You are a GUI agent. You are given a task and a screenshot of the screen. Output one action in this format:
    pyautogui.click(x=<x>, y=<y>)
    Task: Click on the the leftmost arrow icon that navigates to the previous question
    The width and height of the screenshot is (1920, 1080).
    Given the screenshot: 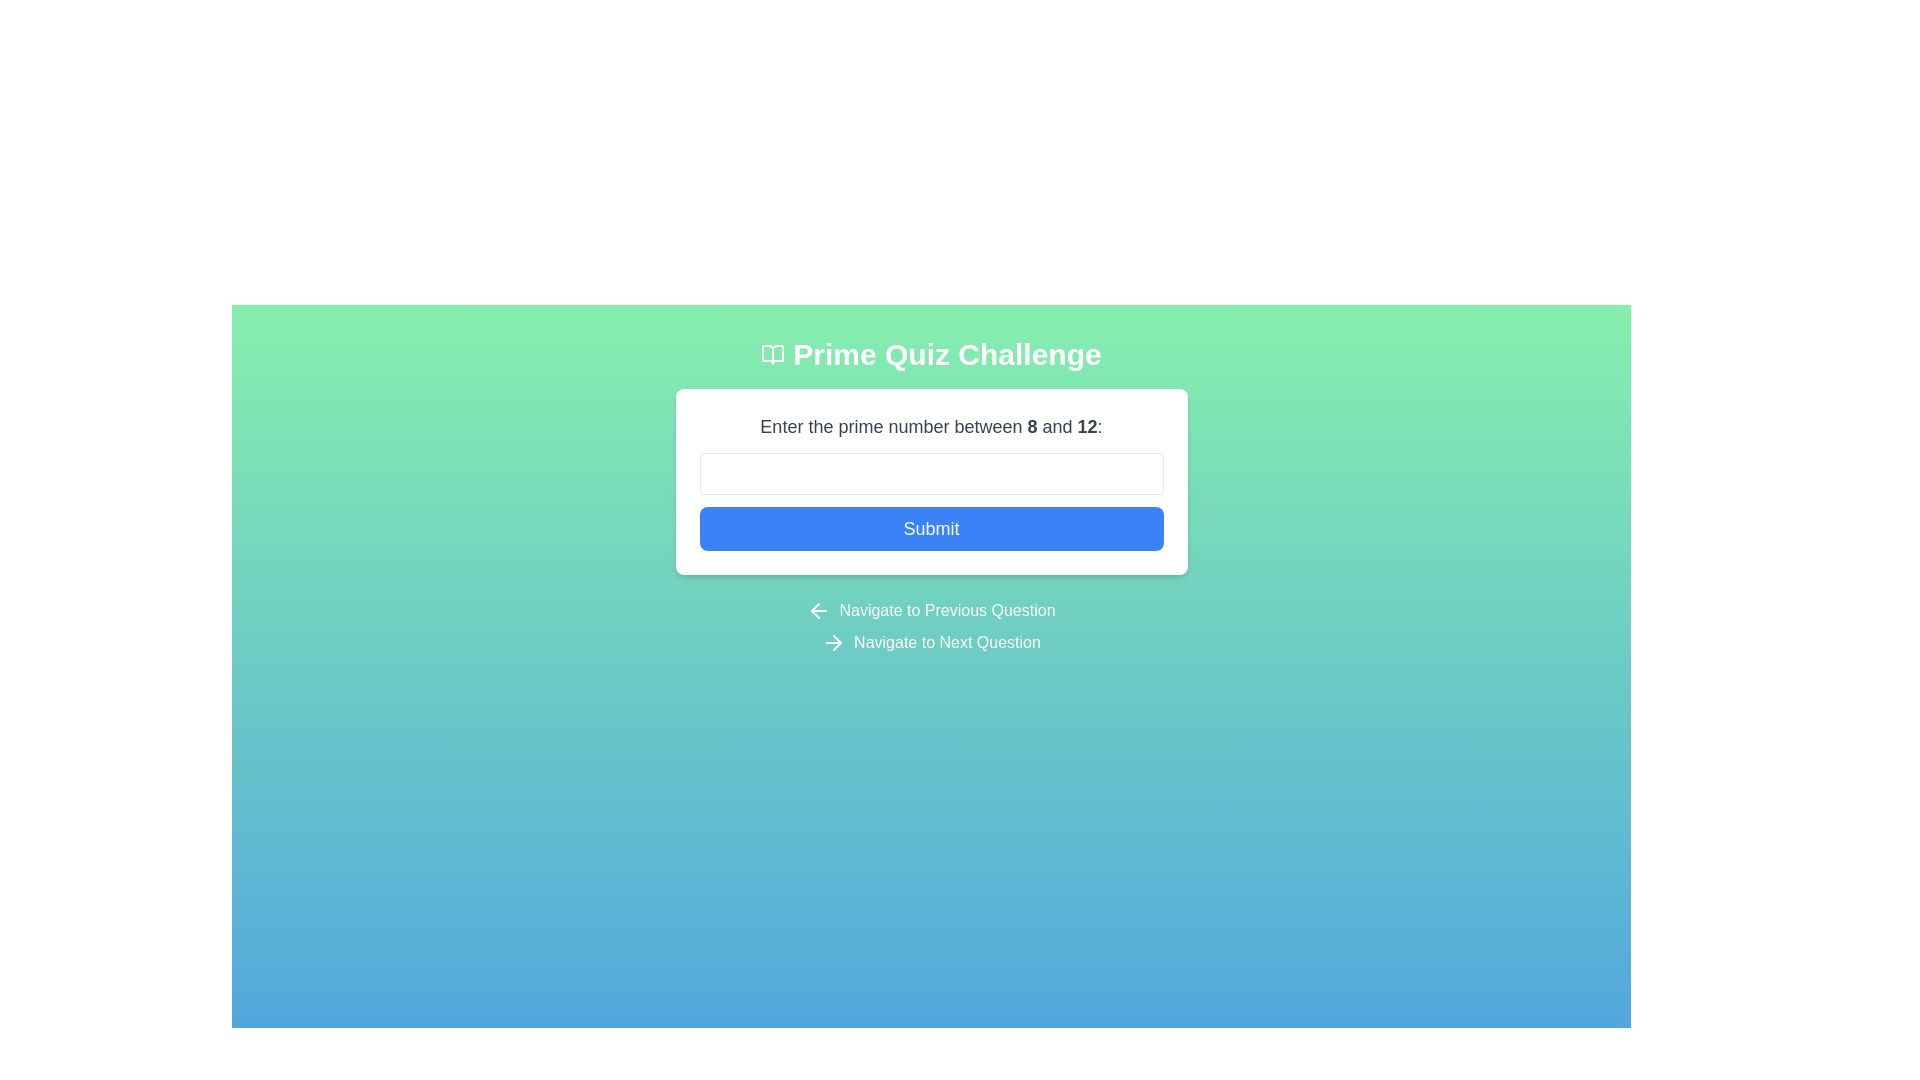 What is the action you would take?
    pyautogui.click(x=819, y=609)
    